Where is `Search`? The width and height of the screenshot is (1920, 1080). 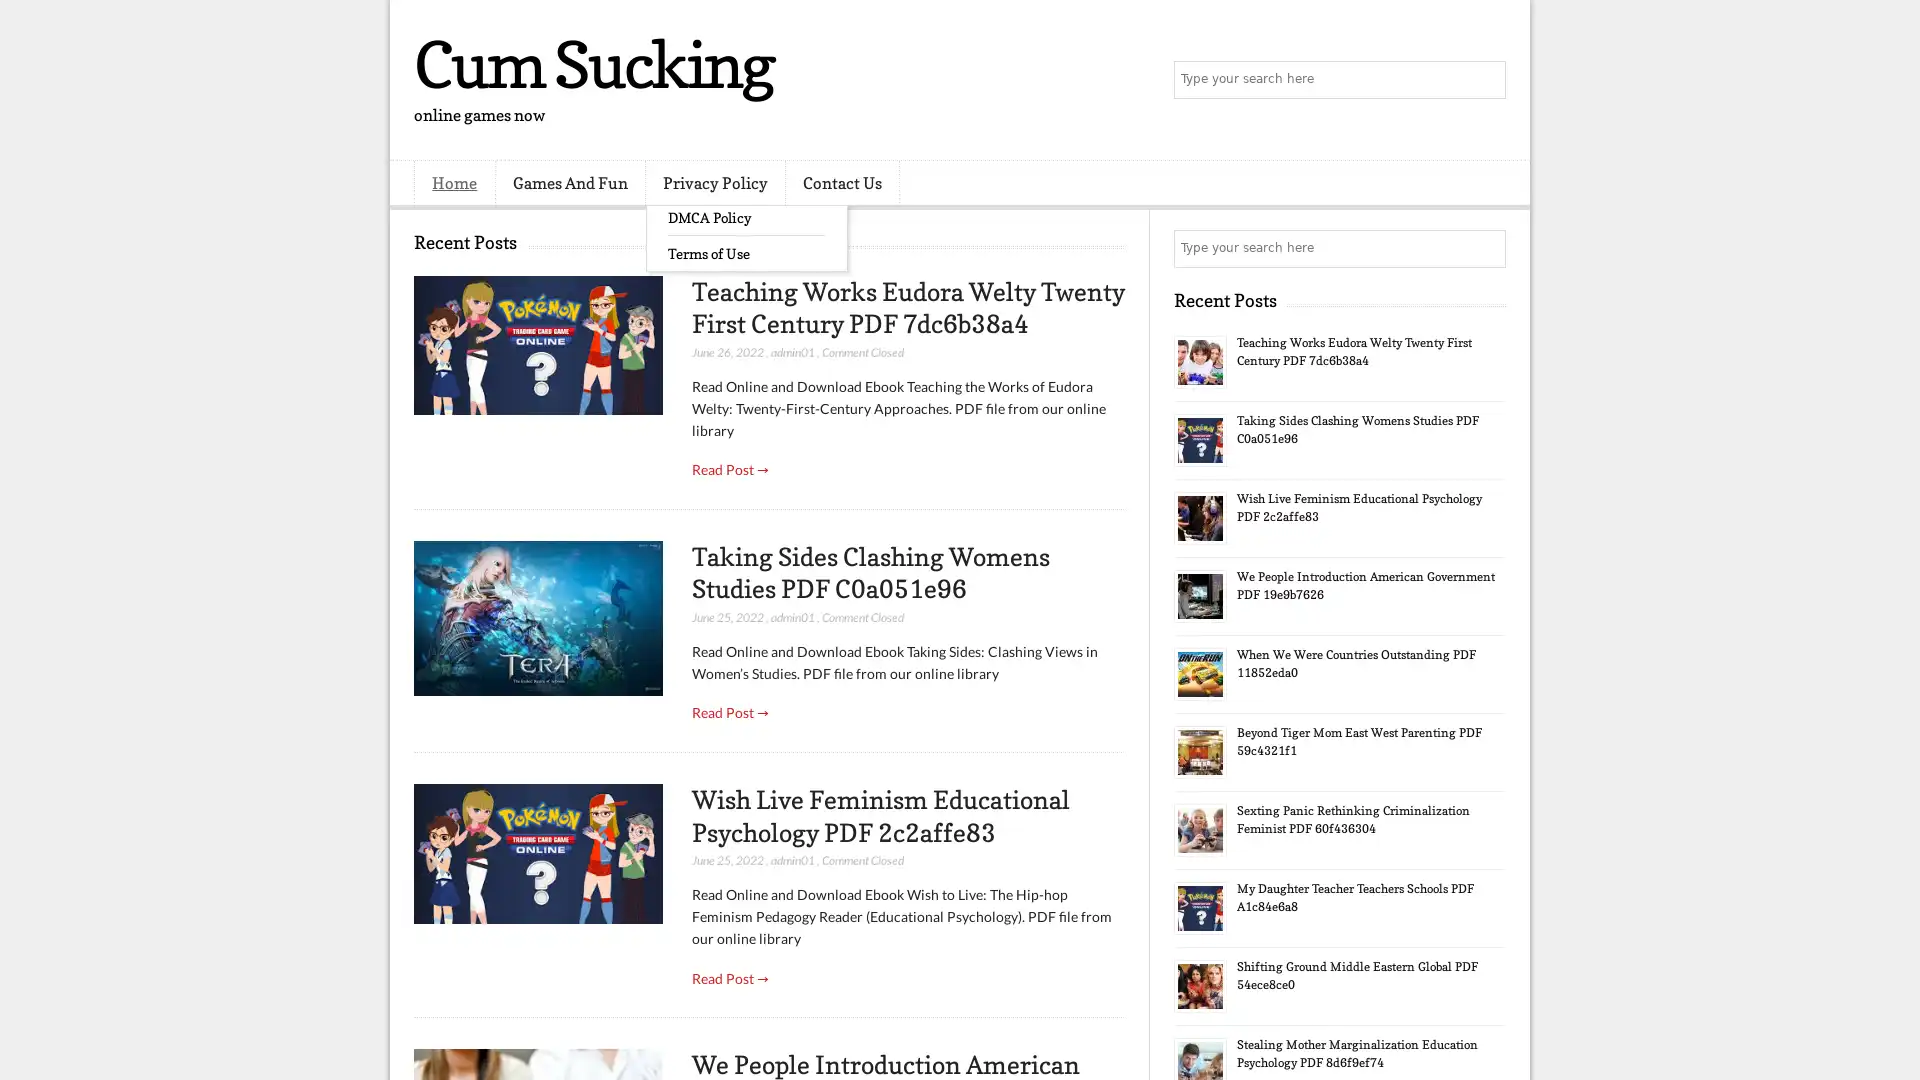 Search is located at coordinates (1485, 248).